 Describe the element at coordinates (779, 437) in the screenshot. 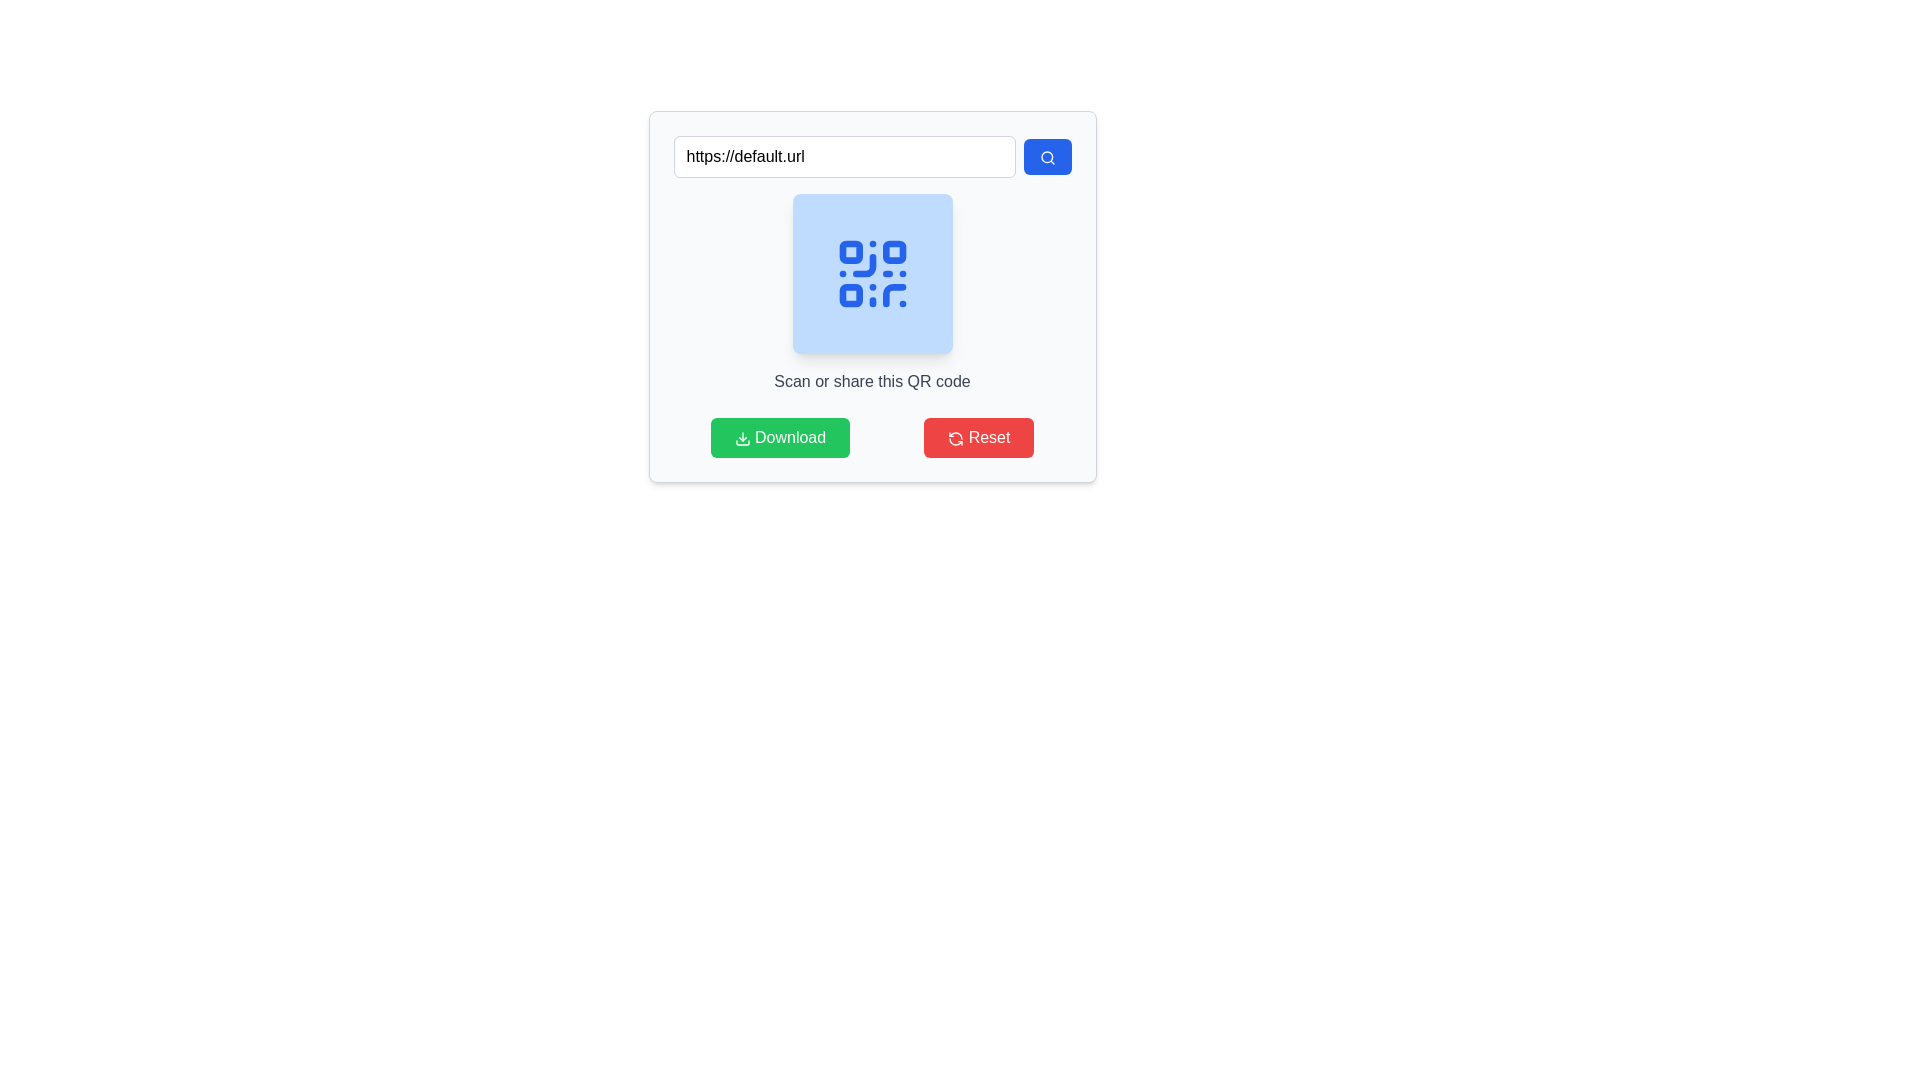

I see `the green 'Download' button with white text and a downward arrow icon to initiate the download` at that location.